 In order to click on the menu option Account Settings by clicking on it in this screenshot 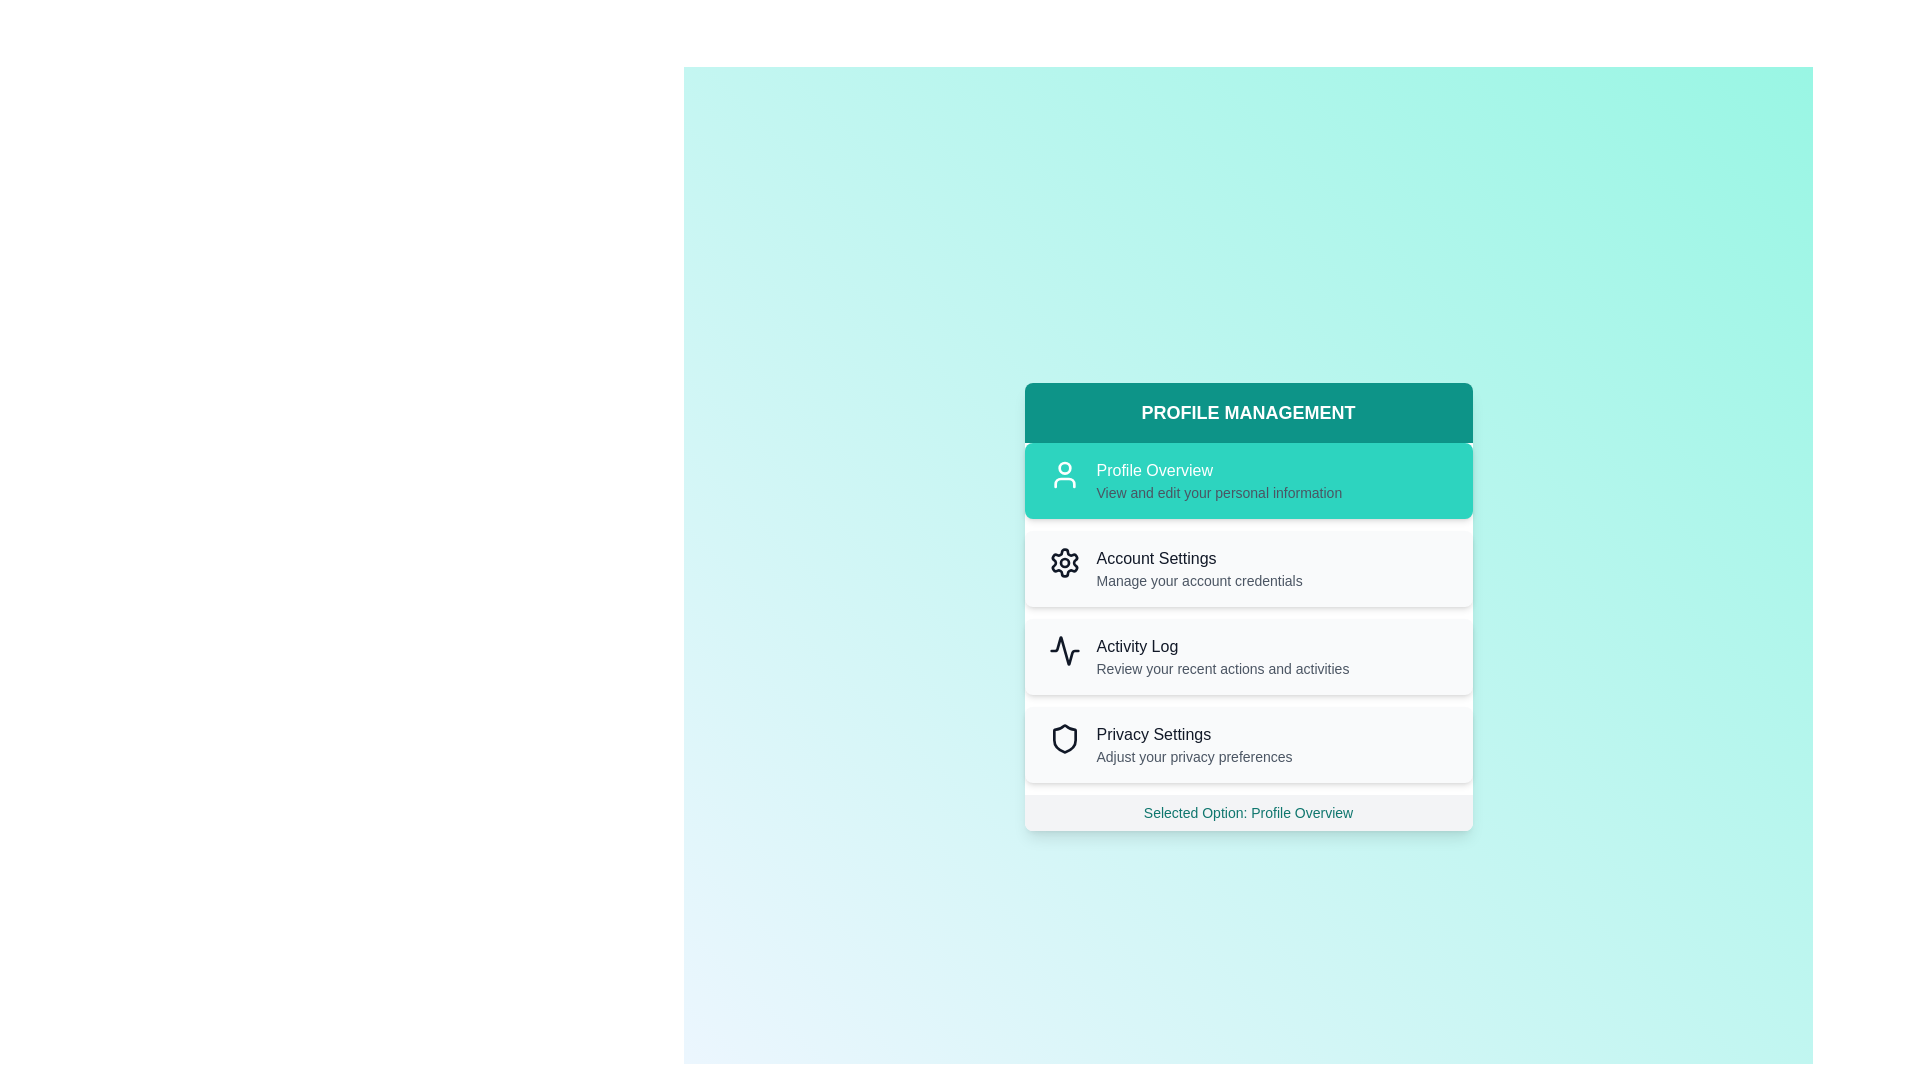, I will do `click(1247, 569)`.